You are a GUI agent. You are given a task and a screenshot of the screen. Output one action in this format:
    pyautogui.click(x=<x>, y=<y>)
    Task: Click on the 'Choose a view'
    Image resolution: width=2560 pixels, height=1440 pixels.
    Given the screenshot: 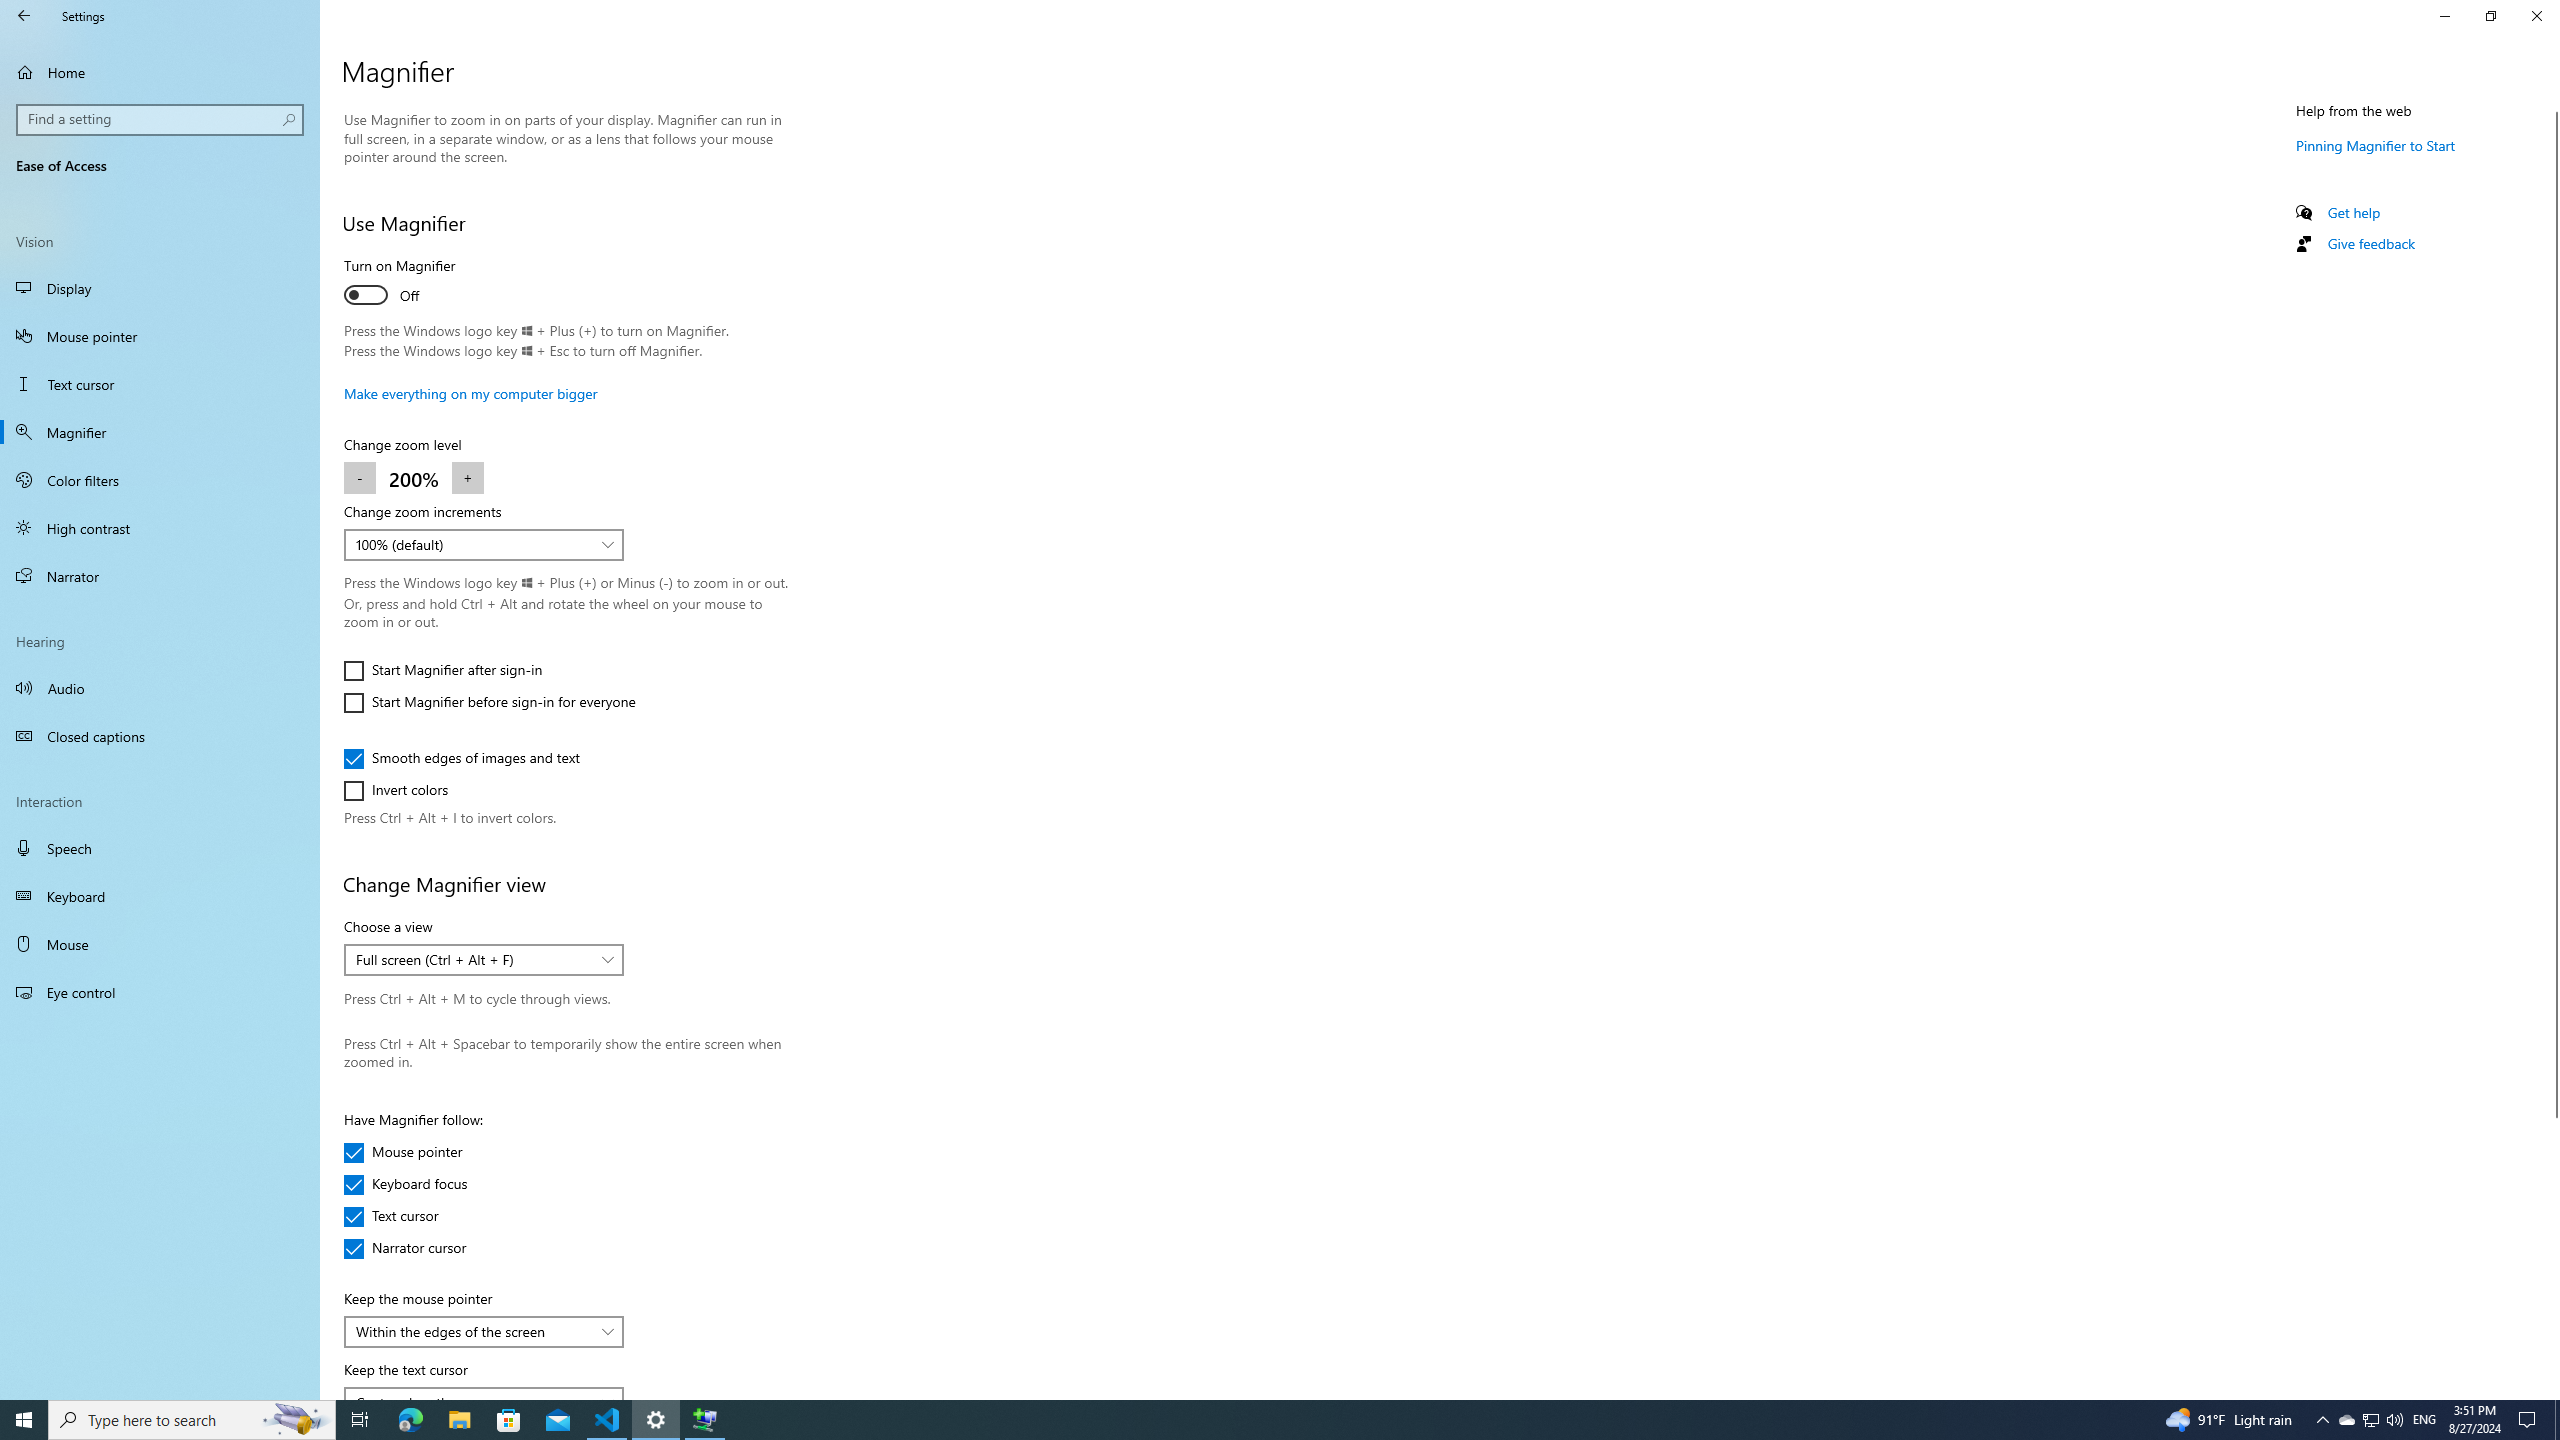 What is the action you would take?
    pyautogui.click(x=482, y=960)
    